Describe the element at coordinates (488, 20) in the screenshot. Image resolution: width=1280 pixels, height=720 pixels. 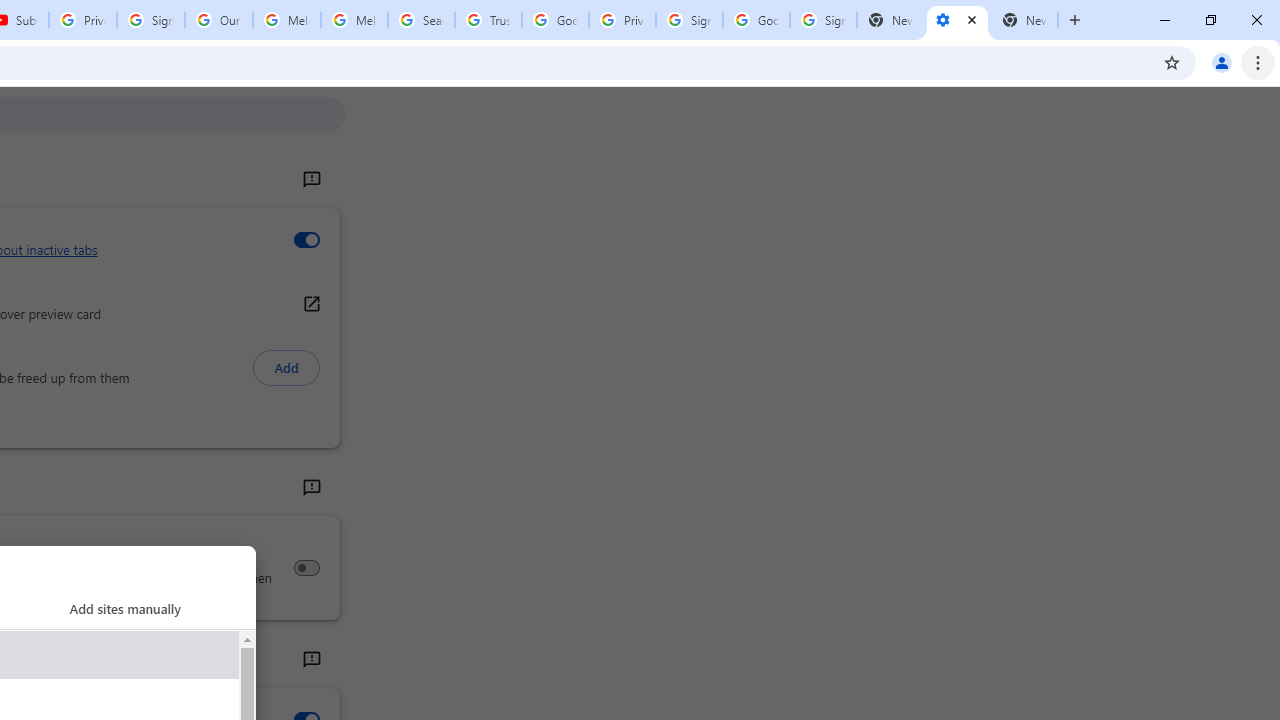
I see `'Trusted Information and Content - Google Safety Center'` at that location.